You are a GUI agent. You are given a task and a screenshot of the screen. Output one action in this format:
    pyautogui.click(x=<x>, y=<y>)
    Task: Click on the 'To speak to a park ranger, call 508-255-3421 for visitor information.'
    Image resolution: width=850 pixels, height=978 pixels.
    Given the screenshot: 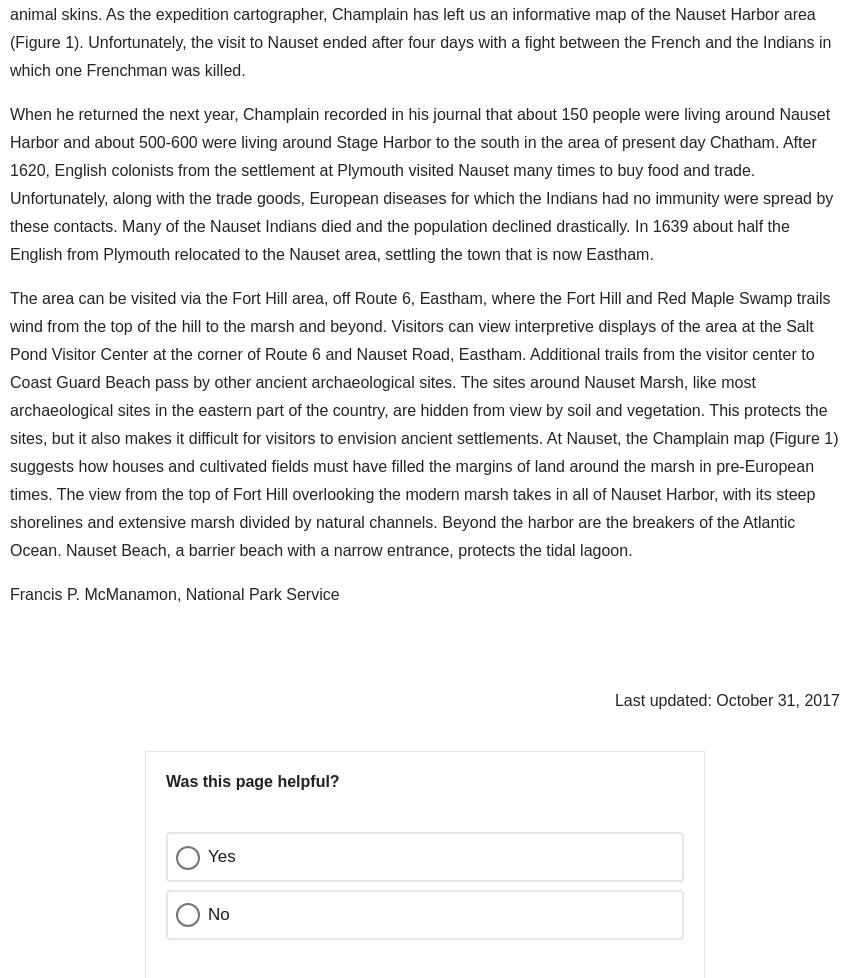 What is the action you would take?
    pyautogui.click(x=189, y=367)
    